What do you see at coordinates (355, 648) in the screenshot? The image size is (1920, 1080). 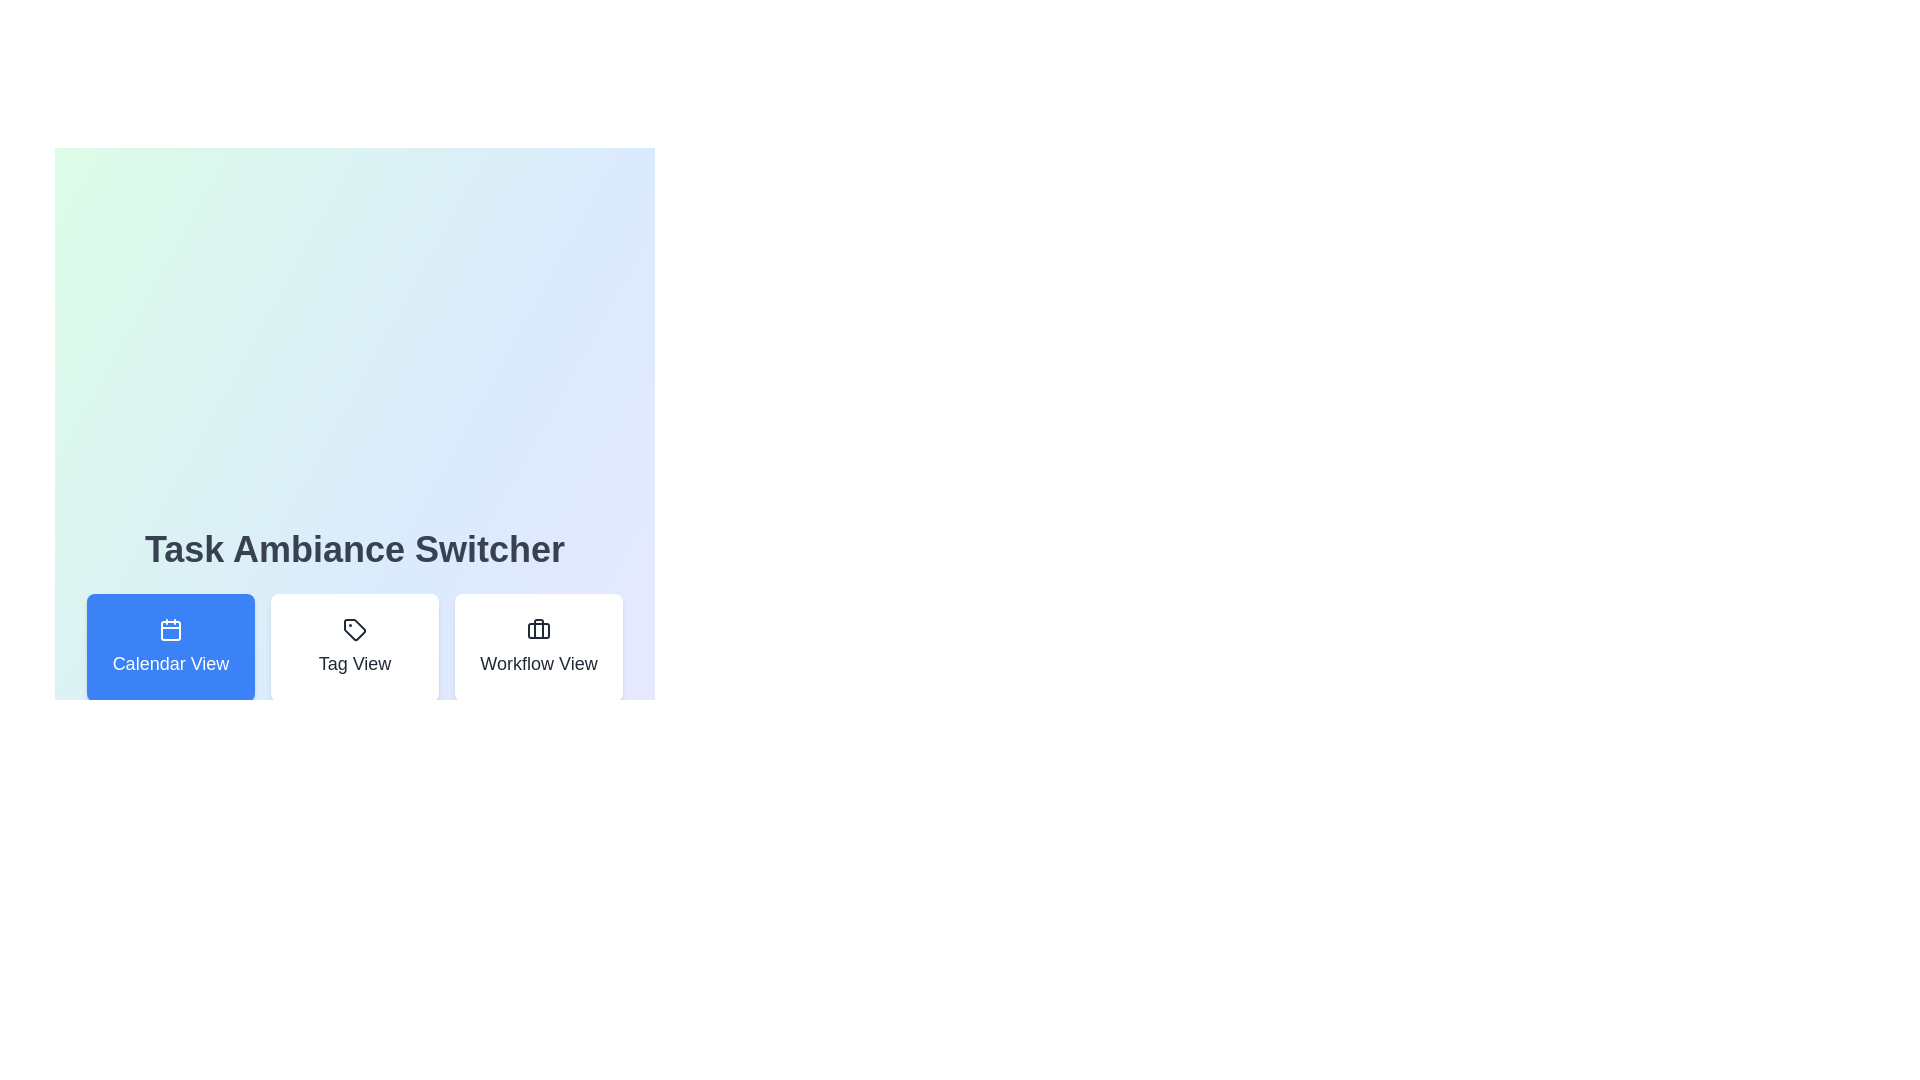 I see `the 'Tag View' Card Button located at the center of the bottom part of the interface to switch to Tag View mode` at bounding box center [355, 648].